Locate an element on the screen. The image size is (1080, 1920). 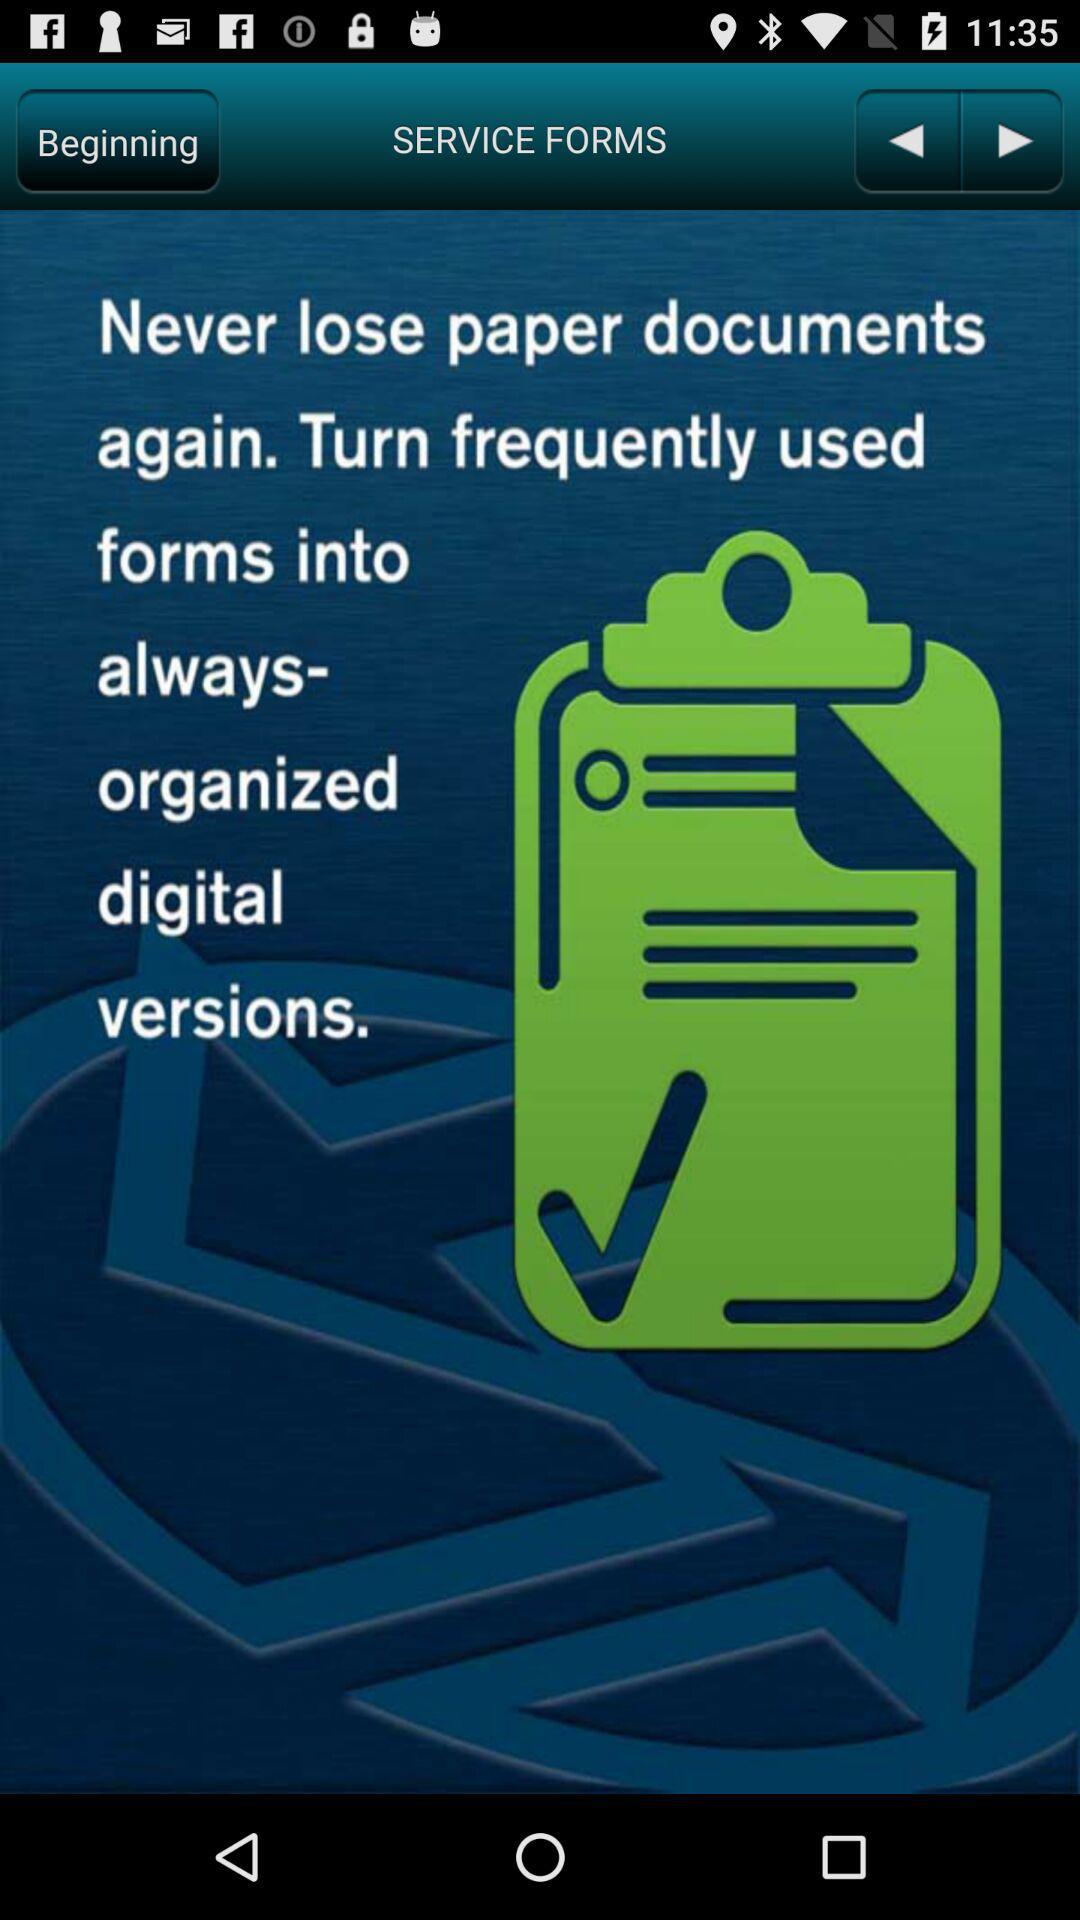
previous is located at coordinates (1011, 140).